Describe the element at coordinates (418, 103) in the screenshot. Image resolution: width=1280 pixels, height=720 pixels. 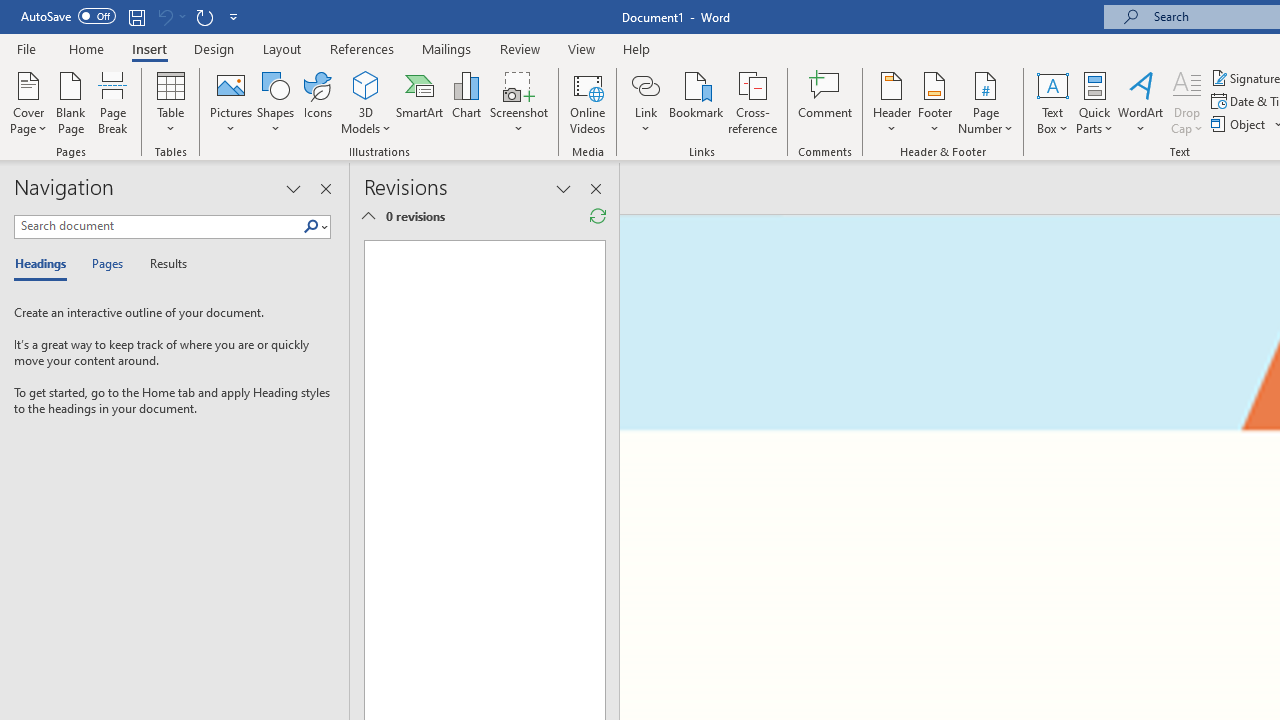
I see `'SmartArt...'` at that location.